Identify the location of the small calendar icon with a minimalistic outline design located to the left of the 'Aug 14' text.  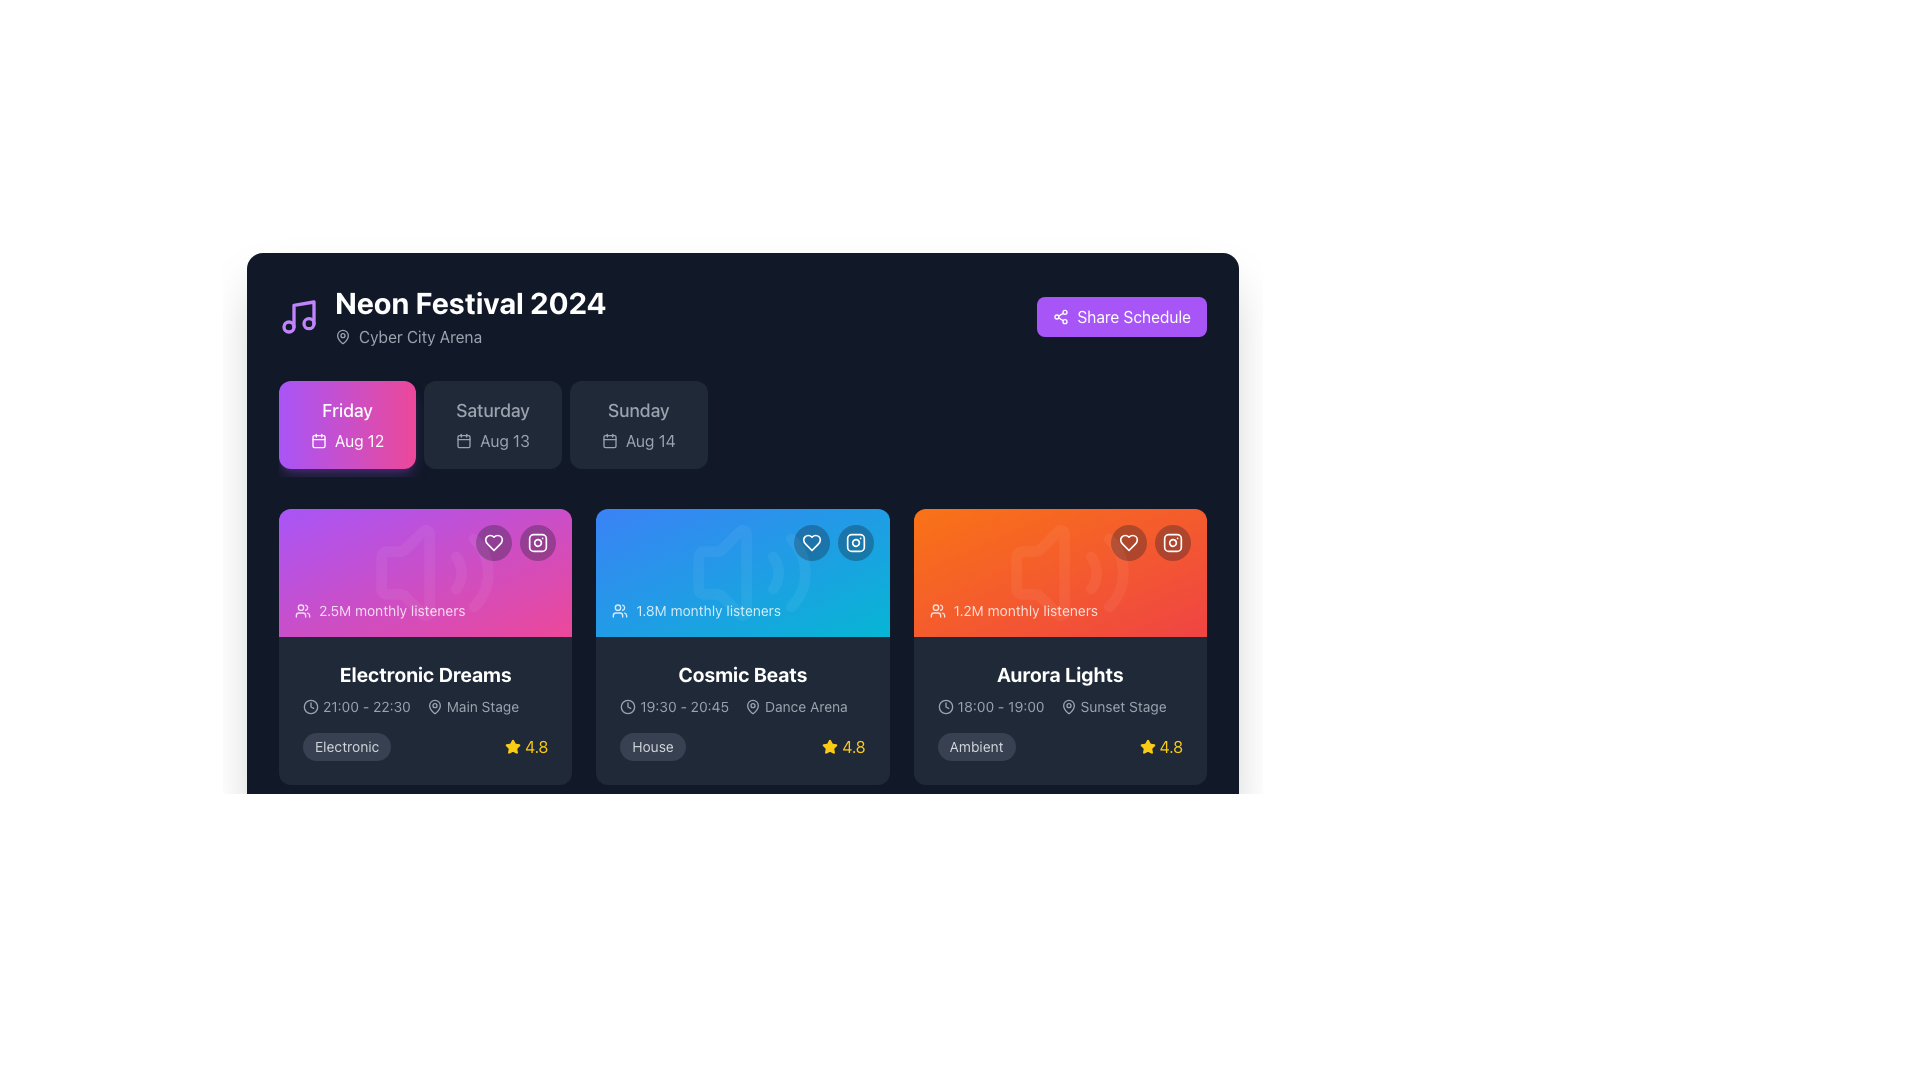
(608, 439).